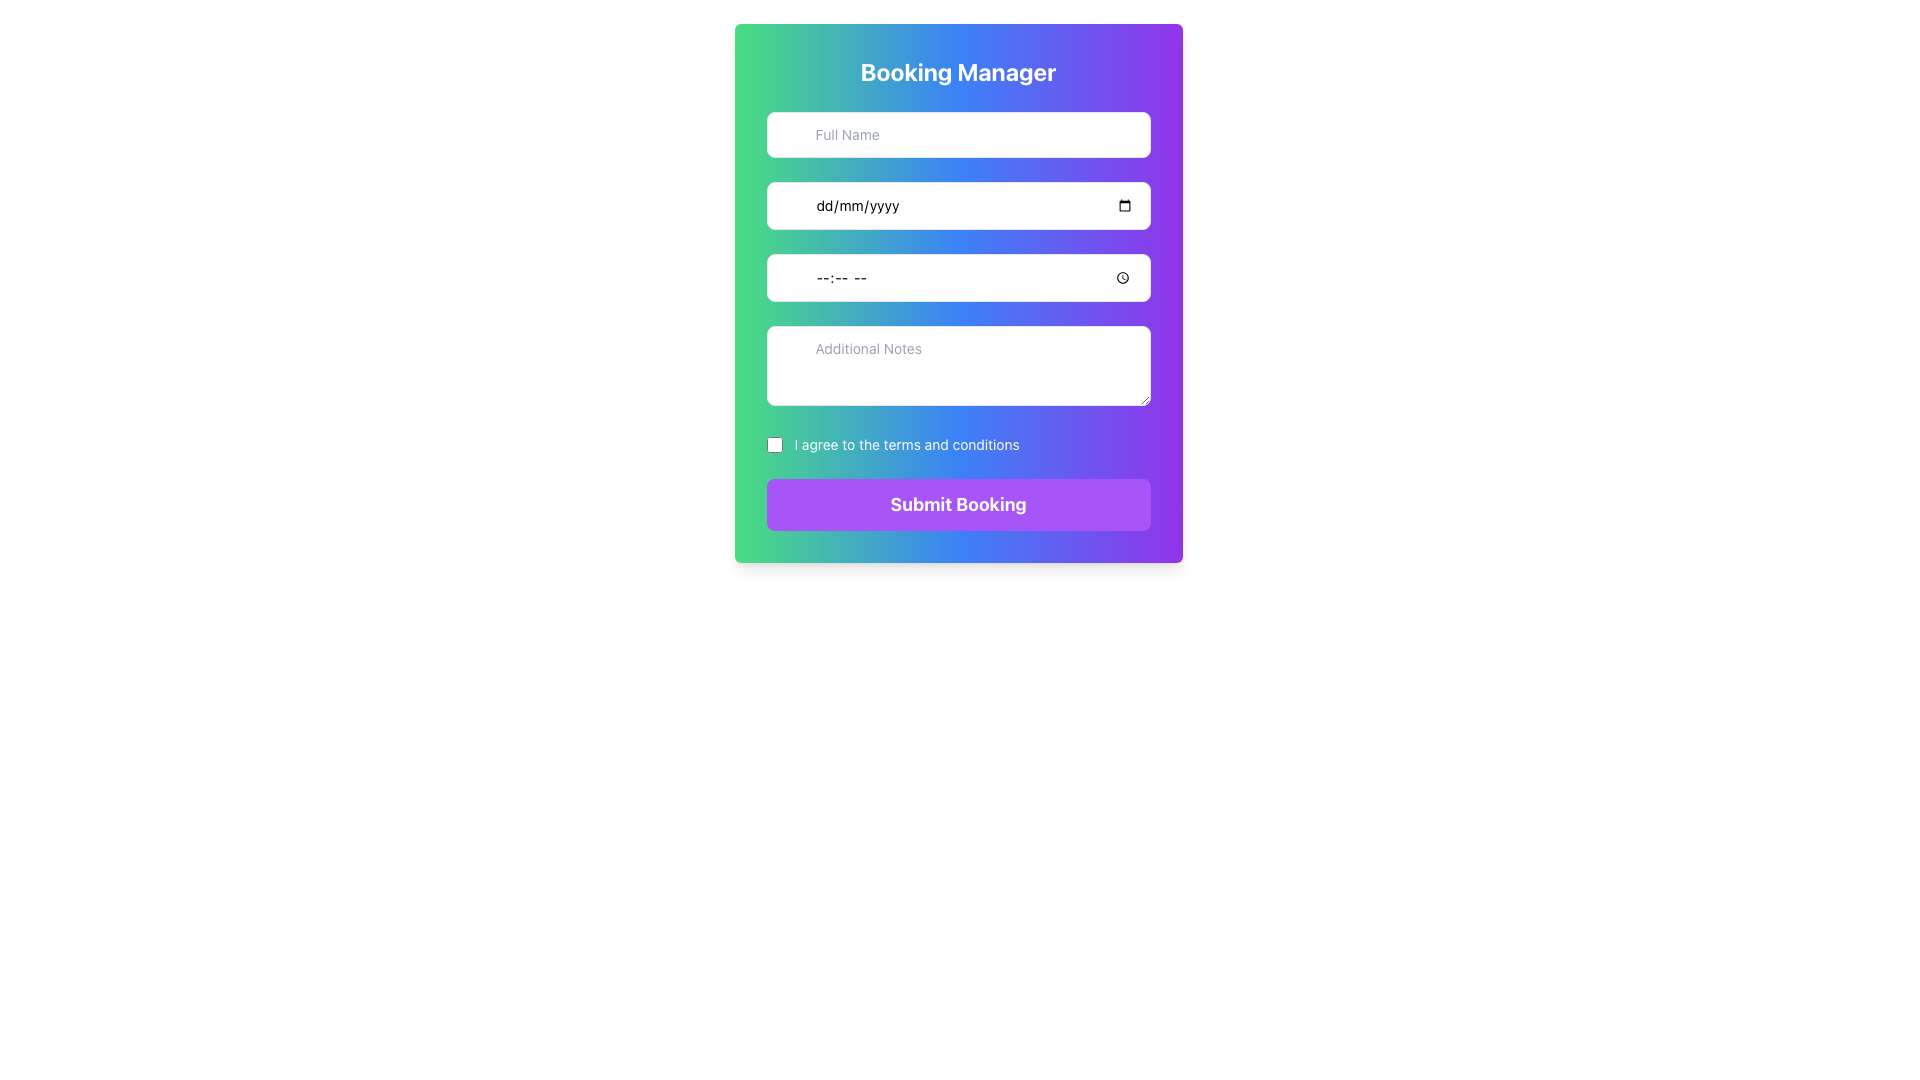  I want to click on the Date Input Field located below the 'Full Name' input box, so click(957, 205).